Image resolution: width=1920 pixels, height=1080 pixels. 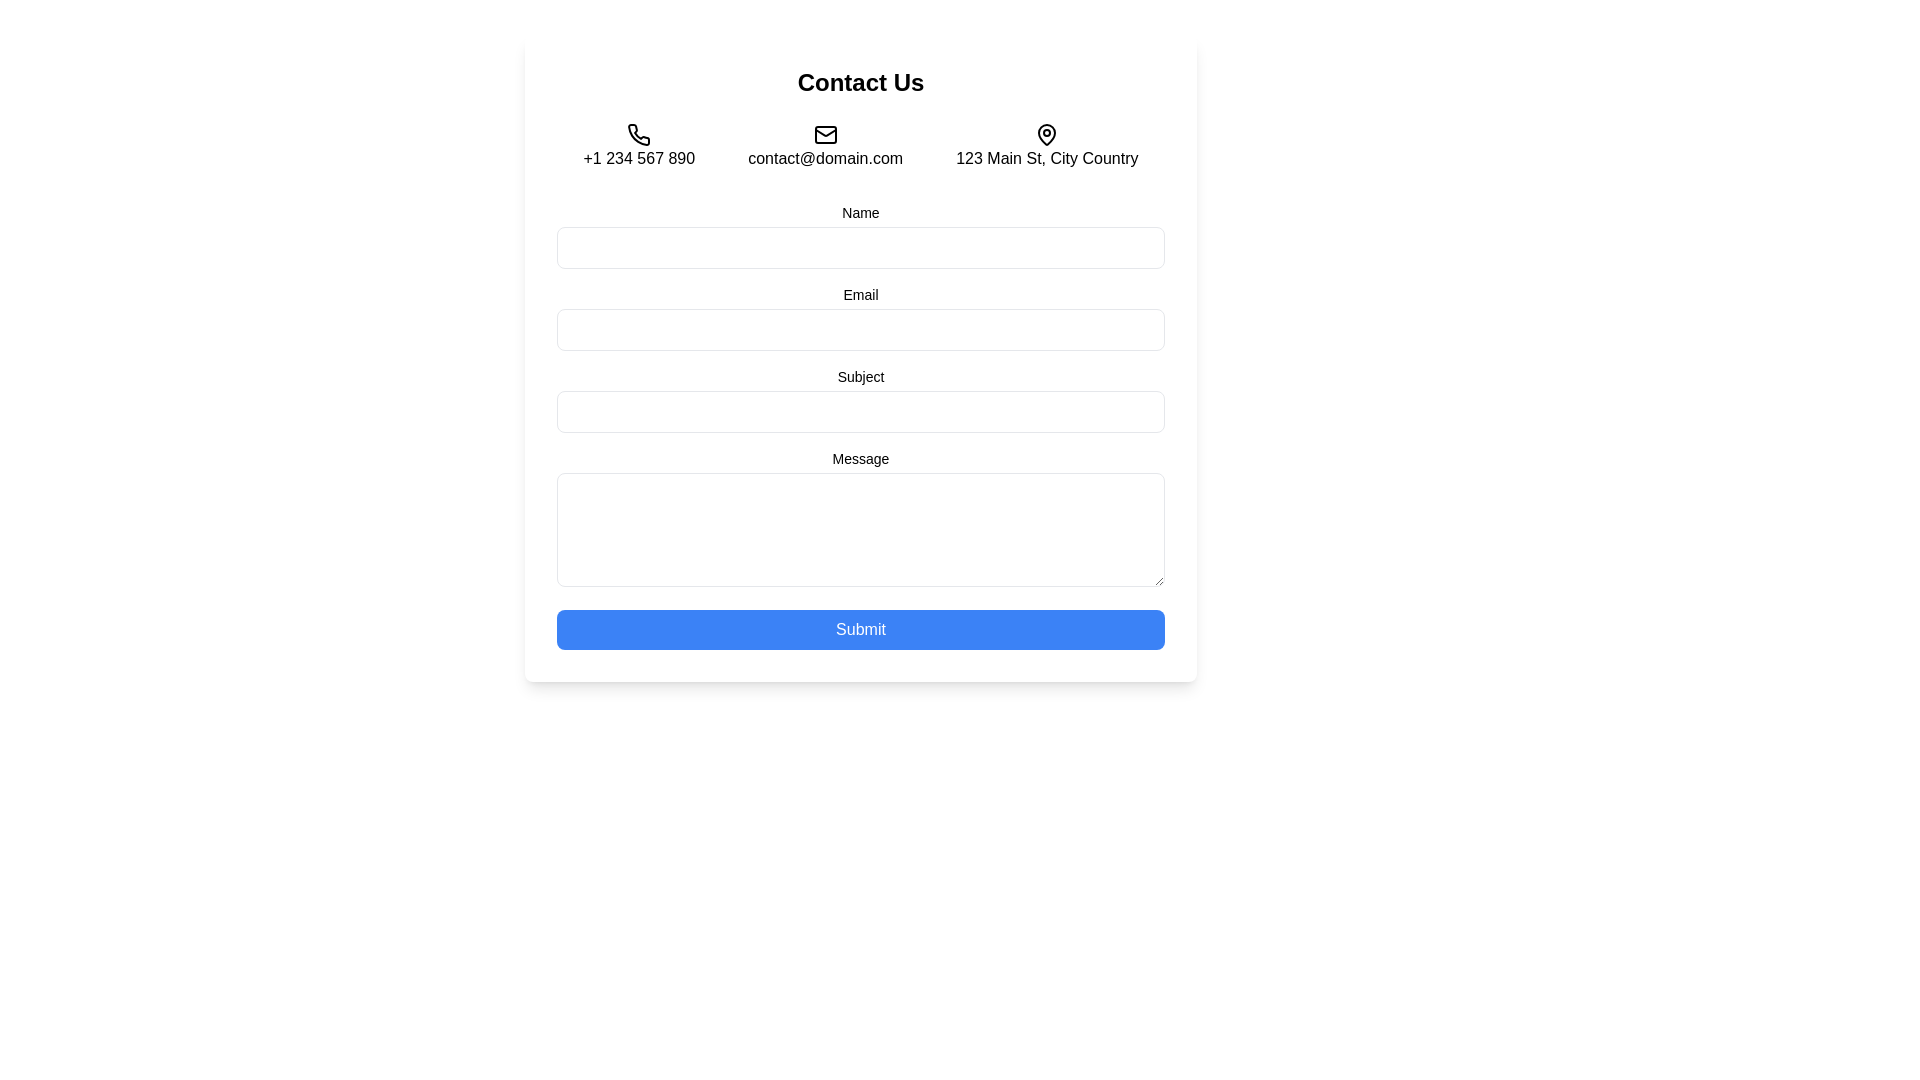 What do you see at coordinates (825, 135) in the screenshot?
I see `the main rectangular graphical component within the envelope-shaped icon in the 'Contact Us' section` at bounding box center [825, 135].